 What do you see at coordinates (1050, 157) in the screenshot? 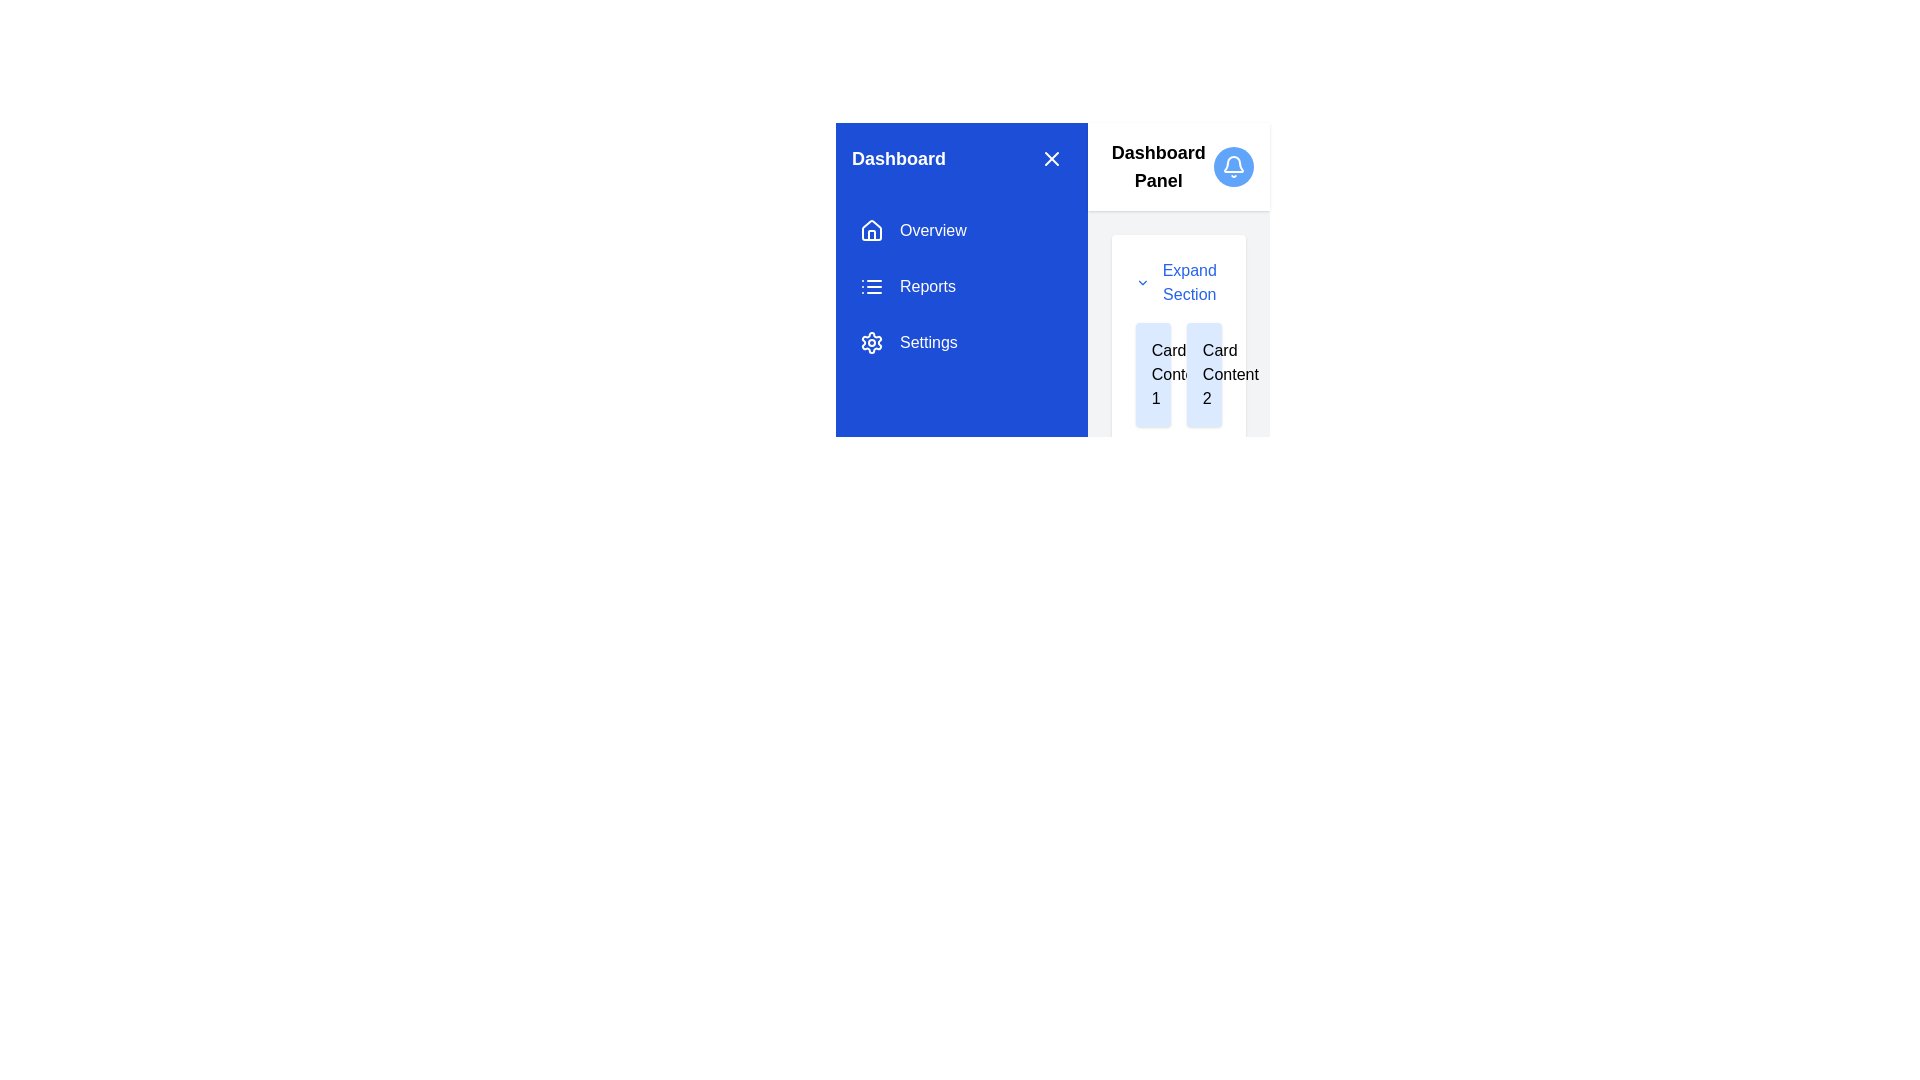
I see `the close action icon located at the top-right corner of the blue sidebar` at bounding box center [1050, 157].